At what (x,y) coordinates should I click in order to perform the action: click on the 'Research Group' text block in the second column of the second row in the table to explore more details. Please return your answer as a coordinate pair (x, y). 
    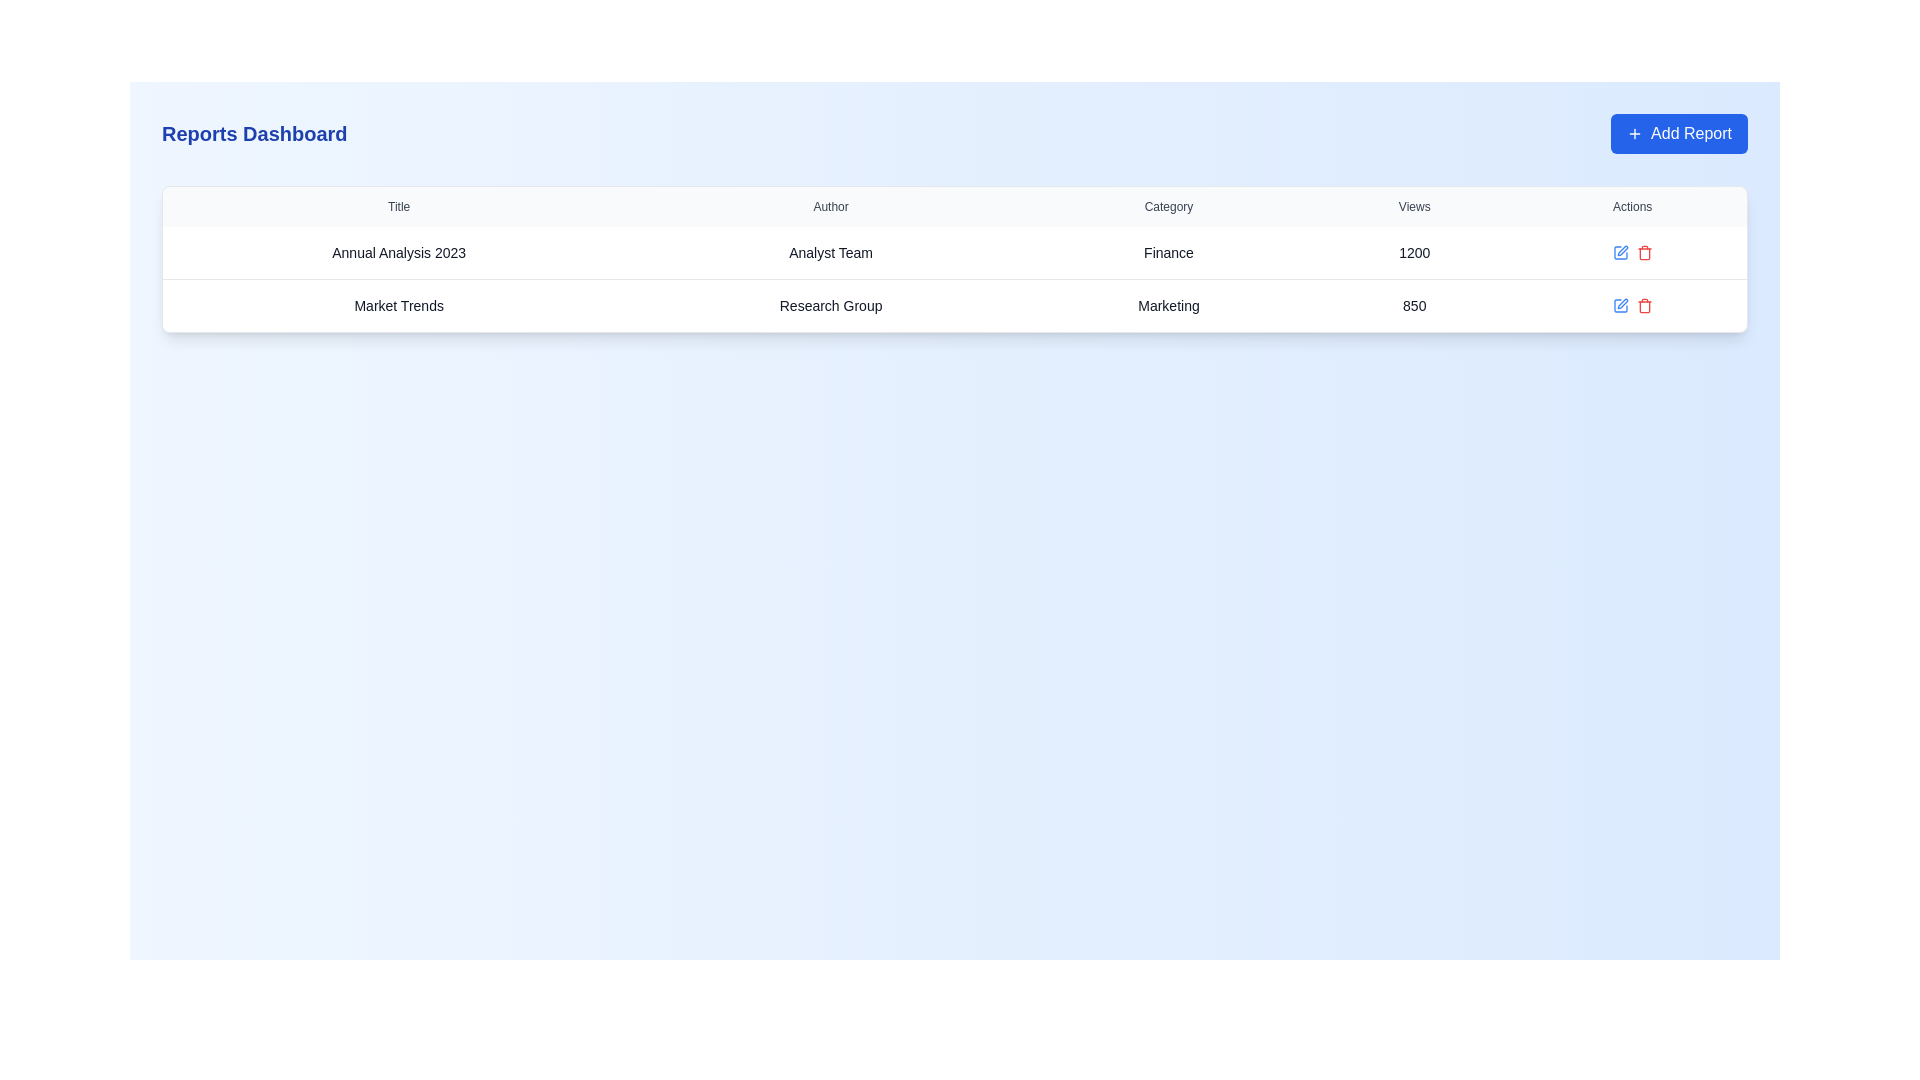
    Looking at the image, I should click on (831, 305).